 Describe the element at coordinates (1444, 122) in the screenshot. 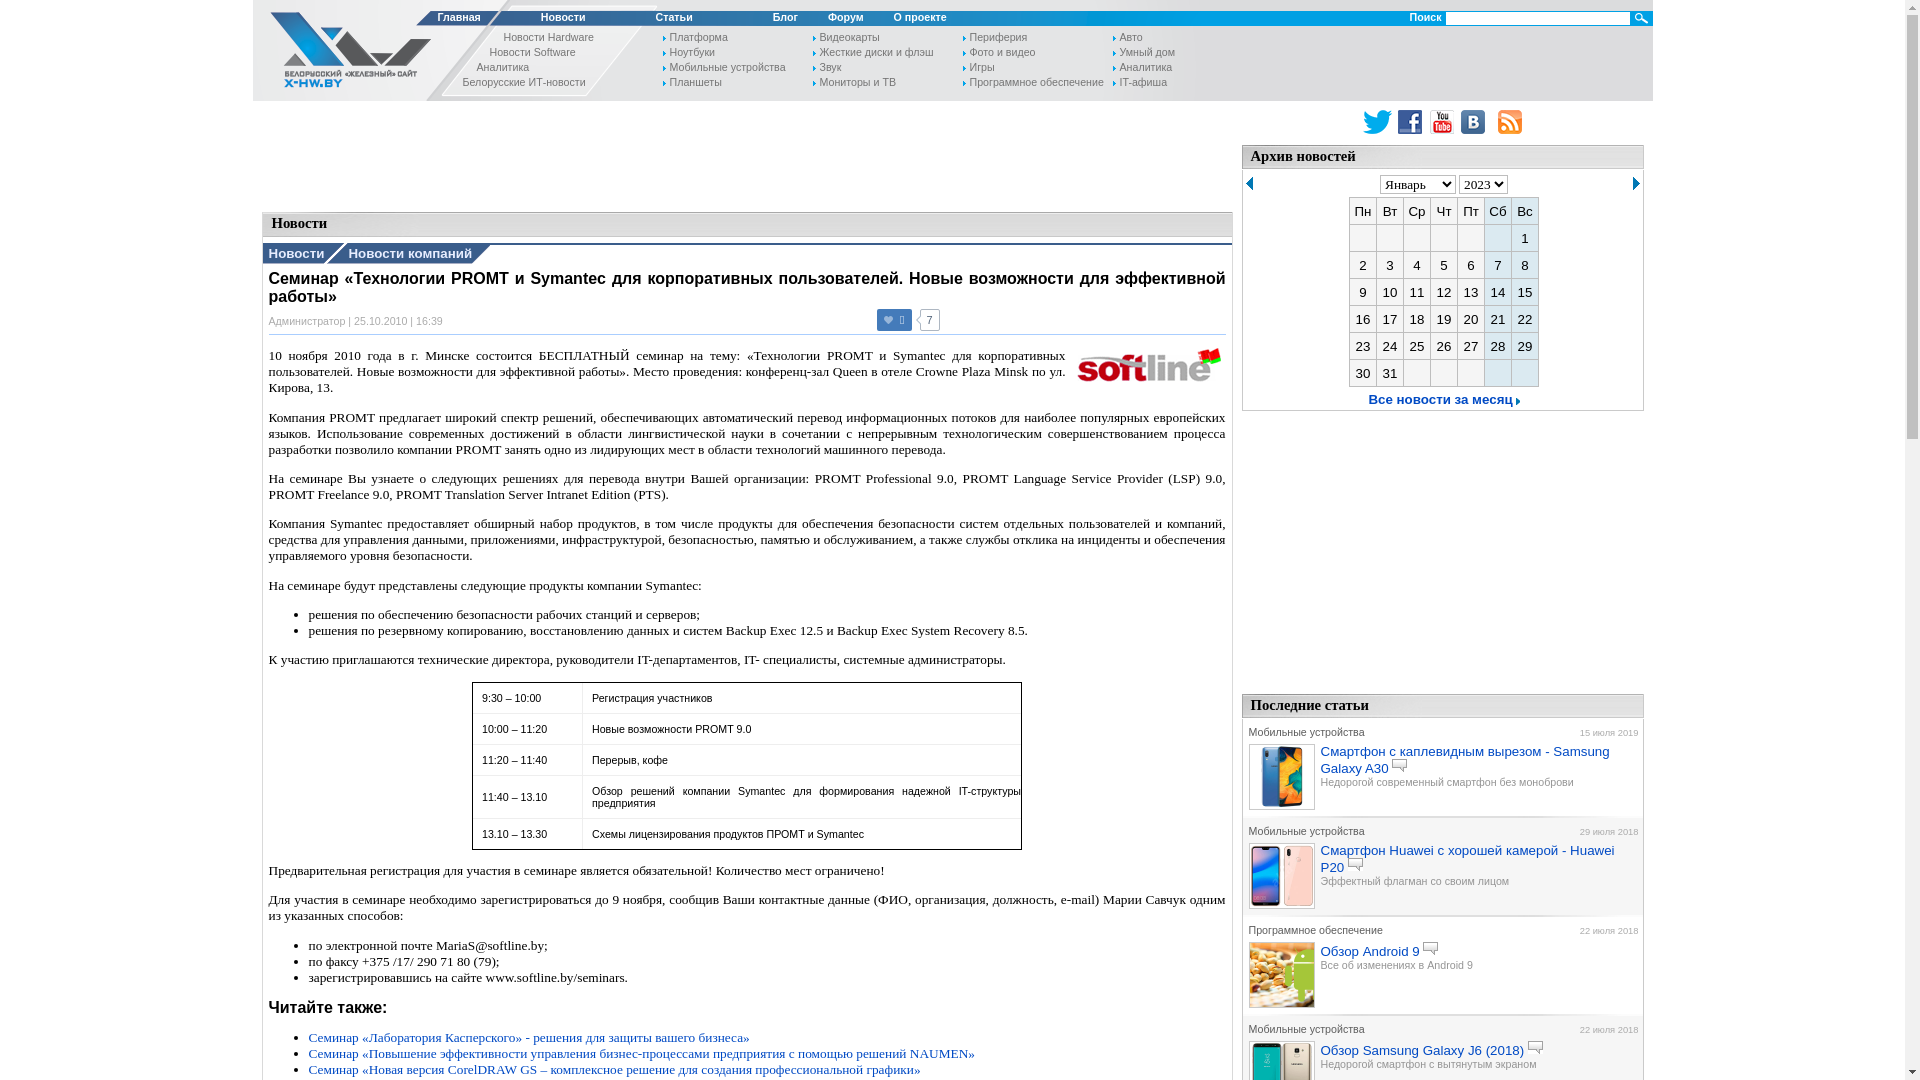

I see `'X-HW.BY Youtube'` at that location.